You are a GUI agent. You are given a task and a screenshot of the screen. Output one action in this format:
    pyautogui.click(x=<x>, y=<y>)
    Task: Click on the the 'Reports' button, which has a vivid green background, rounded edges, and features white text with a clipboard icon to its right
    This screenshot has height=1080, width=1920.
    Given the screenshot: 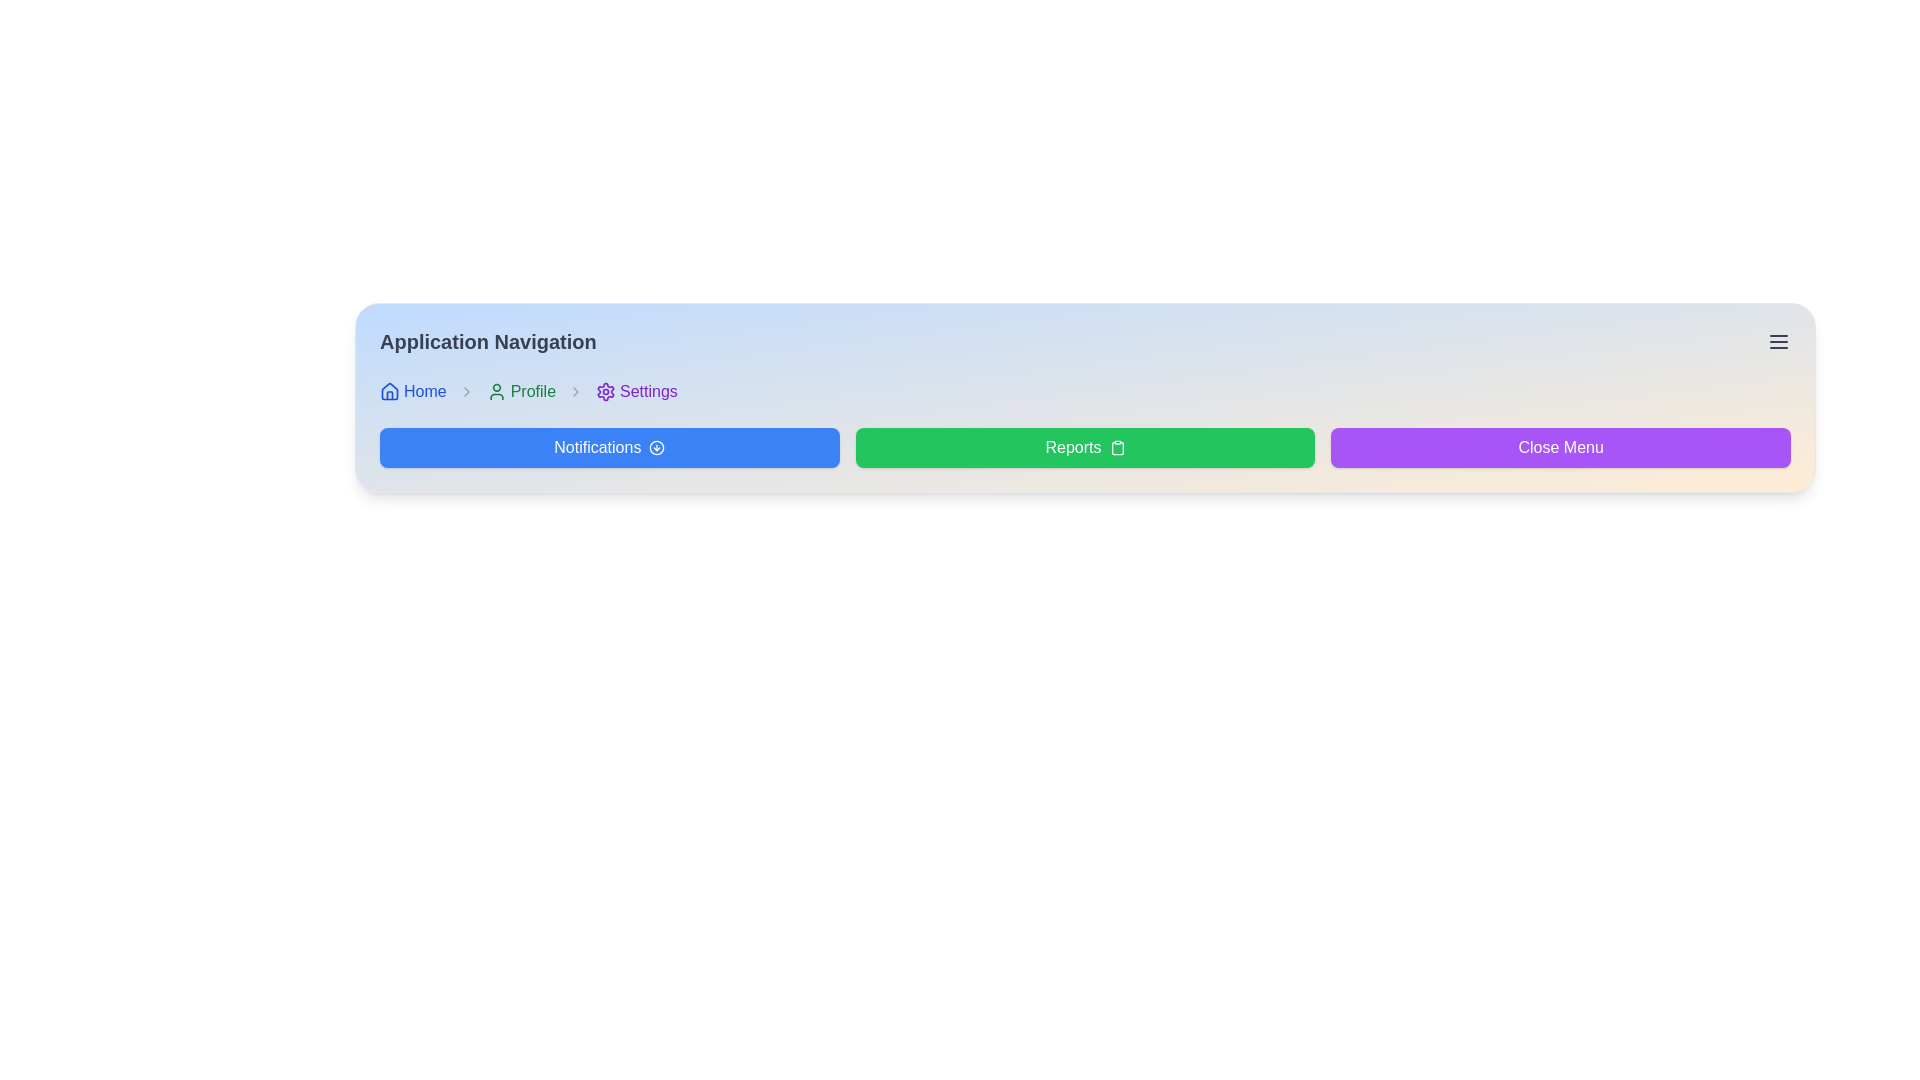 What is the action you would take?
    pyautogui.click(x=1084, y=446)
    